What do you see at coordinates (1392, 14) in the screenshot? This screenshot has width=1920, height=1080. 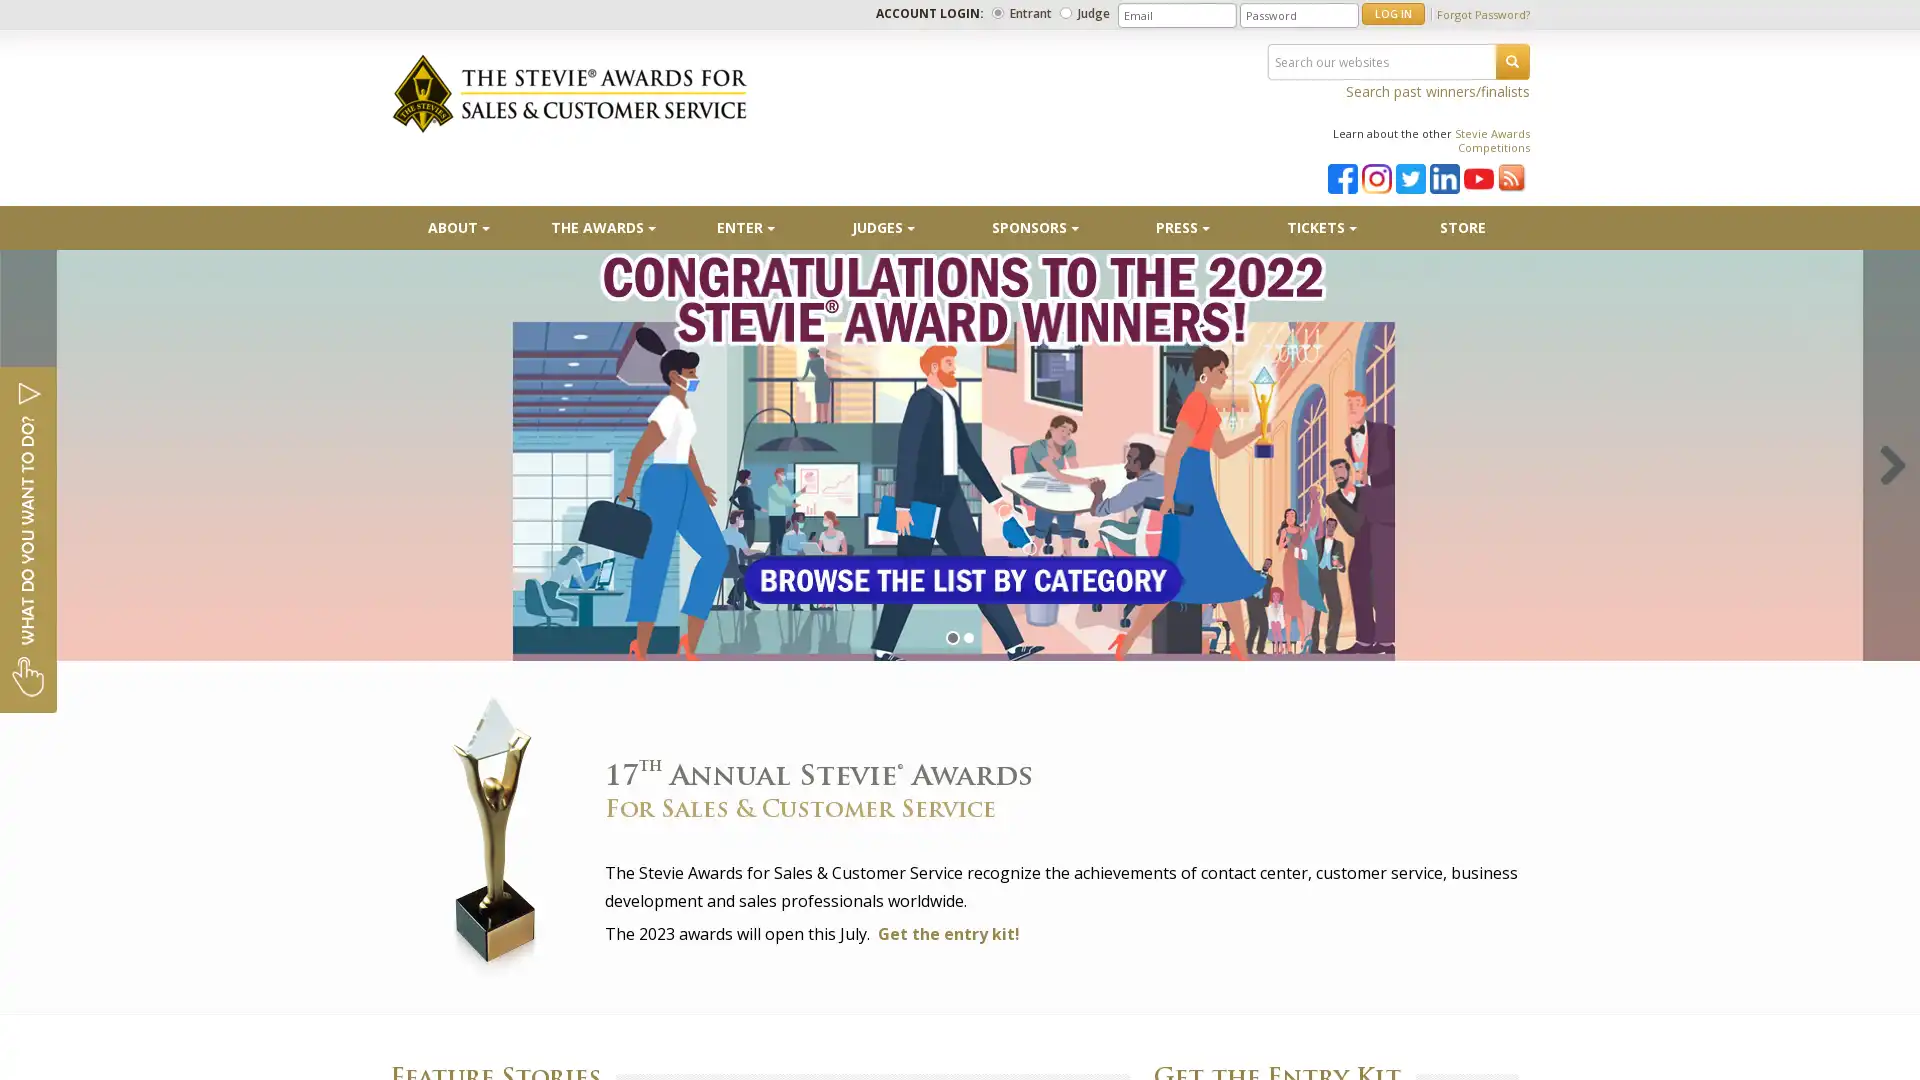 I see `LOG IN` at bounding box center [1392, 14].